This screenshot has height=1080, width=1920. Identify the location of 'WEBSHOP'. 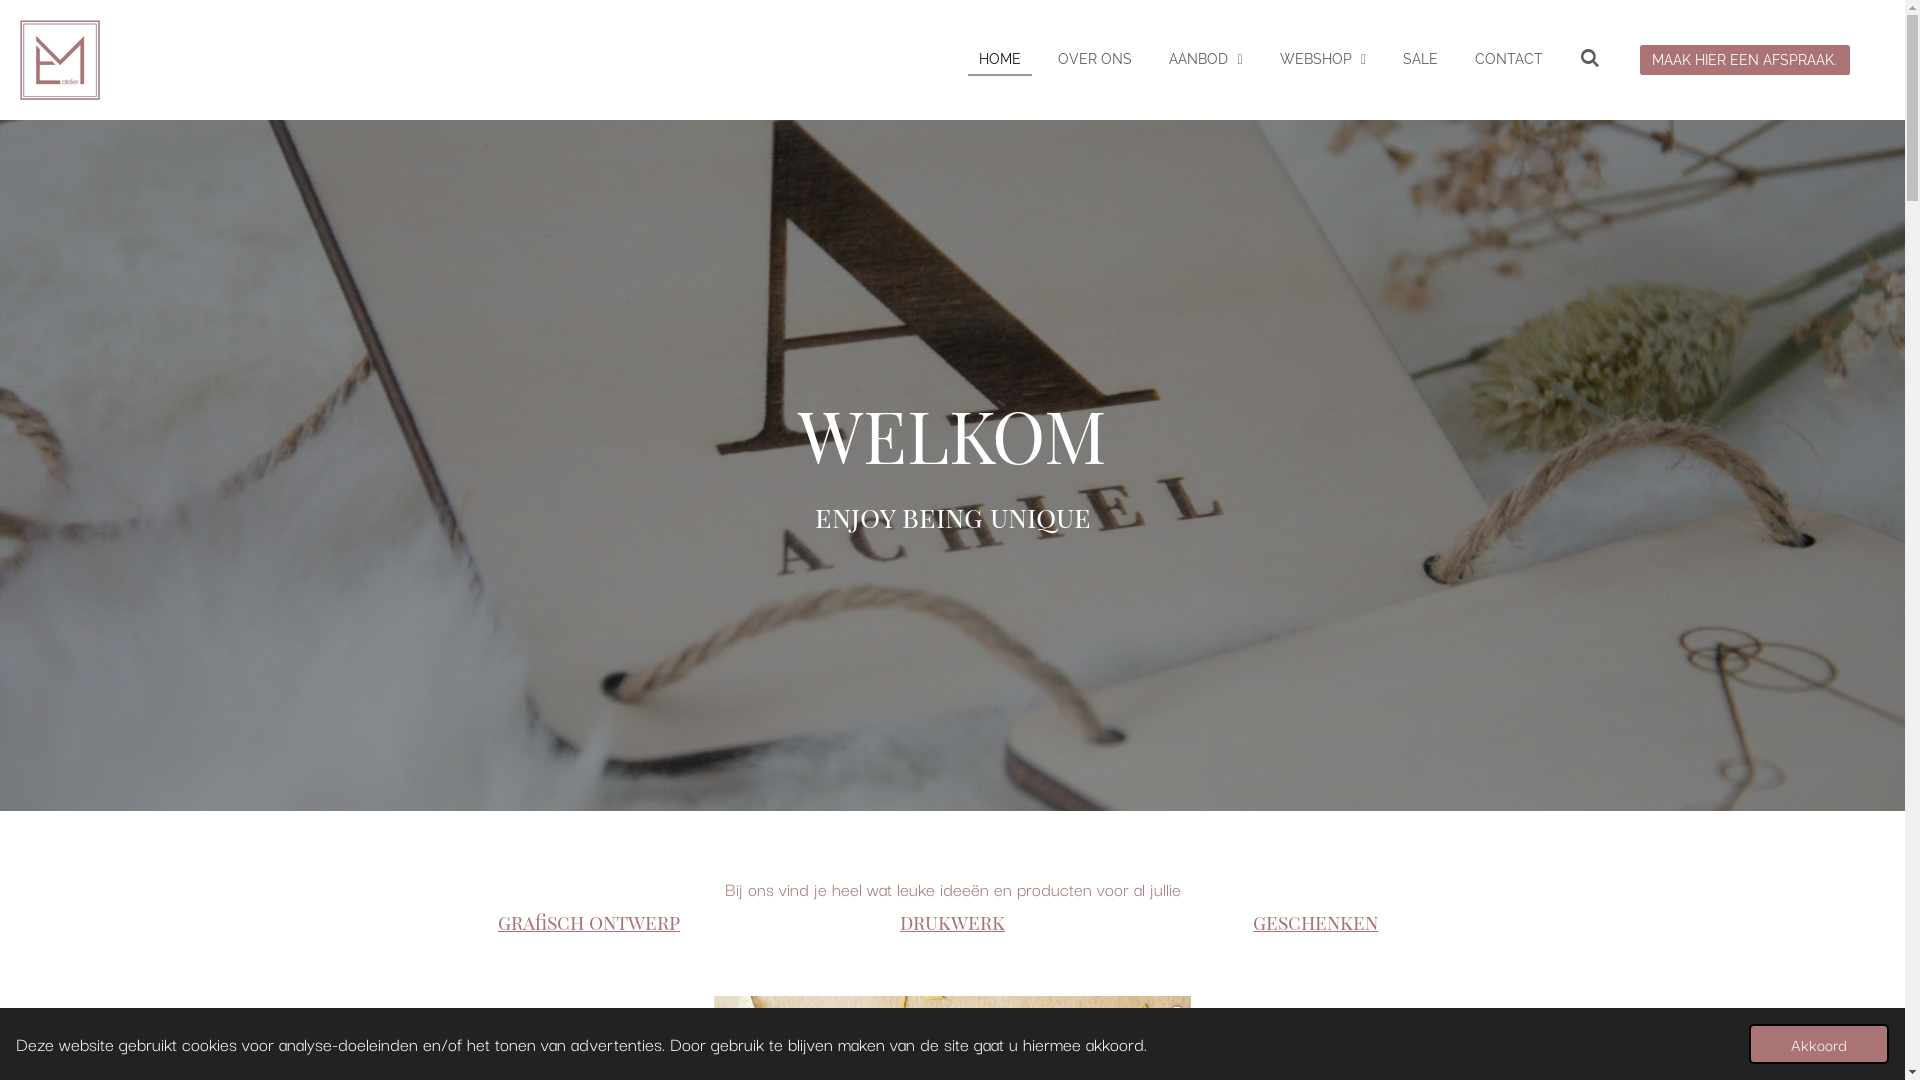
(1322, 58).